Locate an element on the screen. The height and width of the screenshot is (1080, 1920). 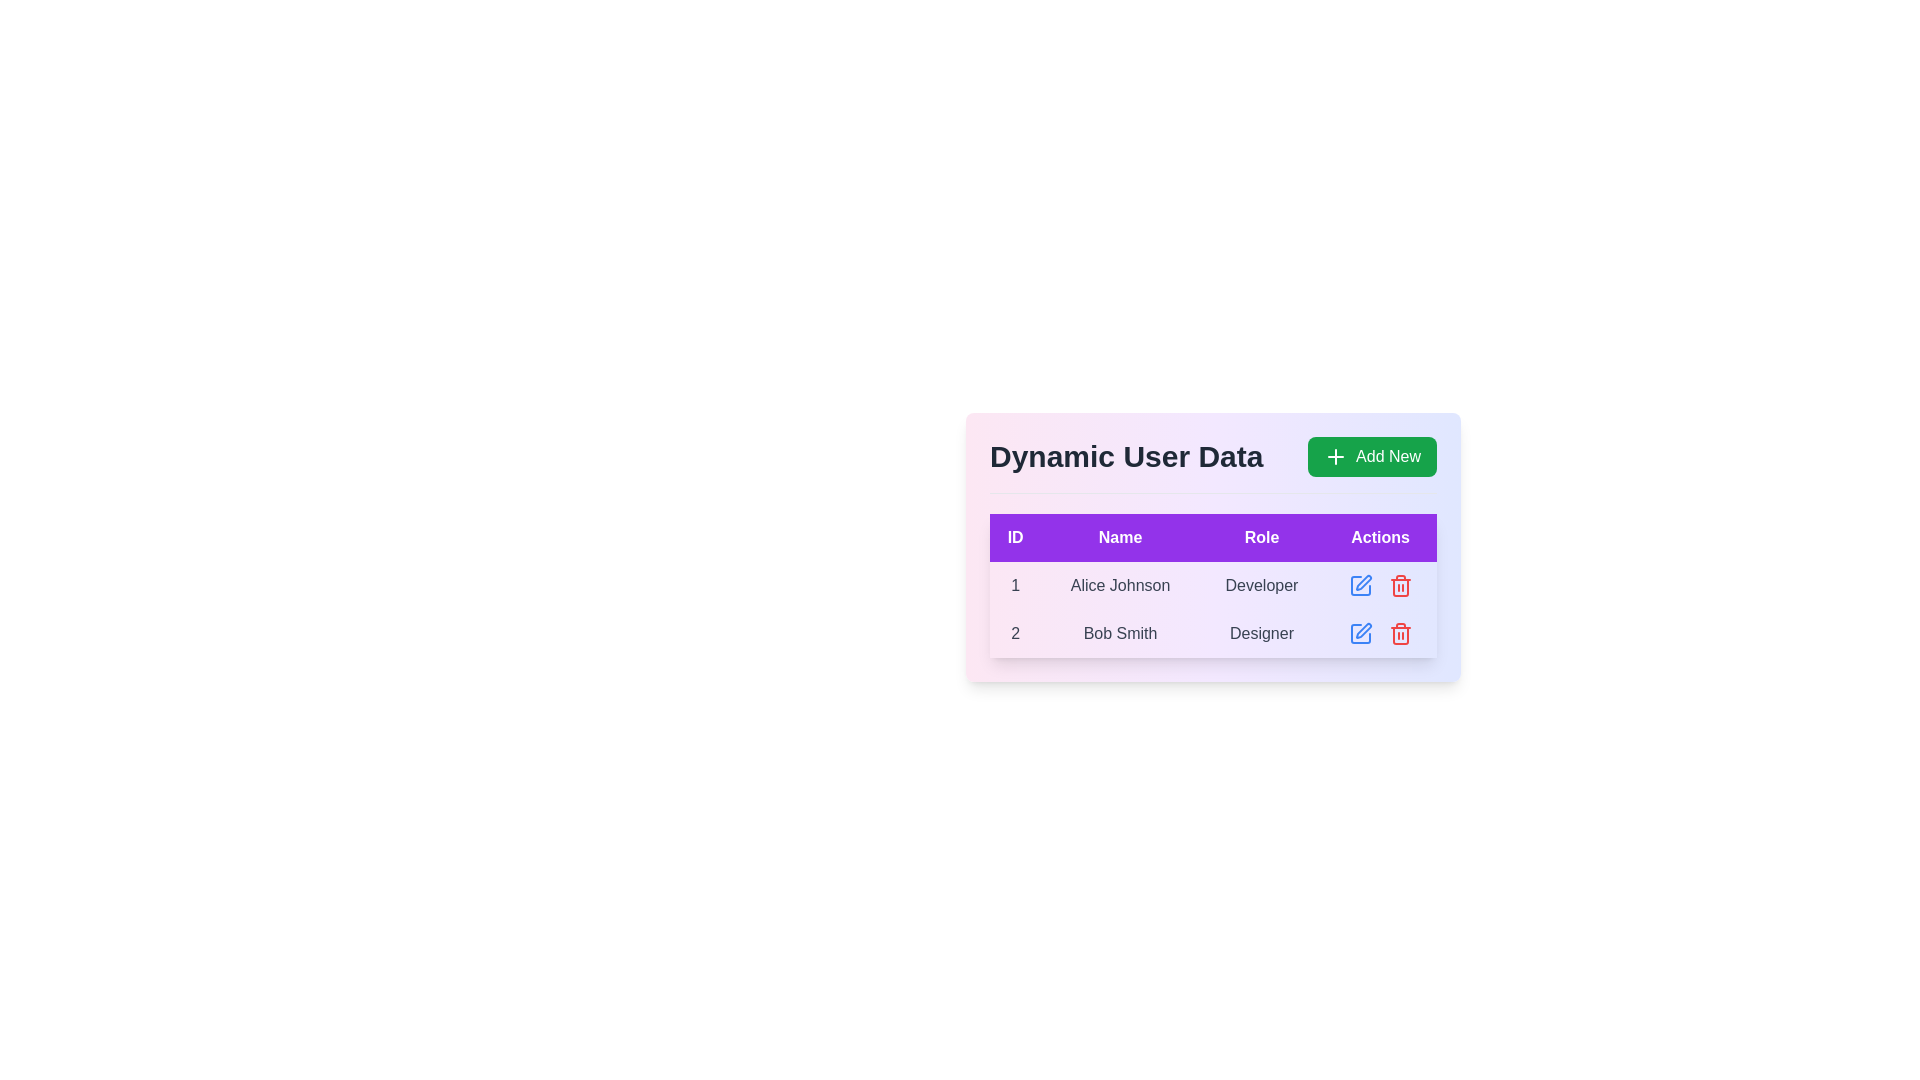
label of the header cell for the 'Actions' column in the data table, which is positioned as the fourth column to the right of the 'Role' column is located at coordinates (1379, 536).